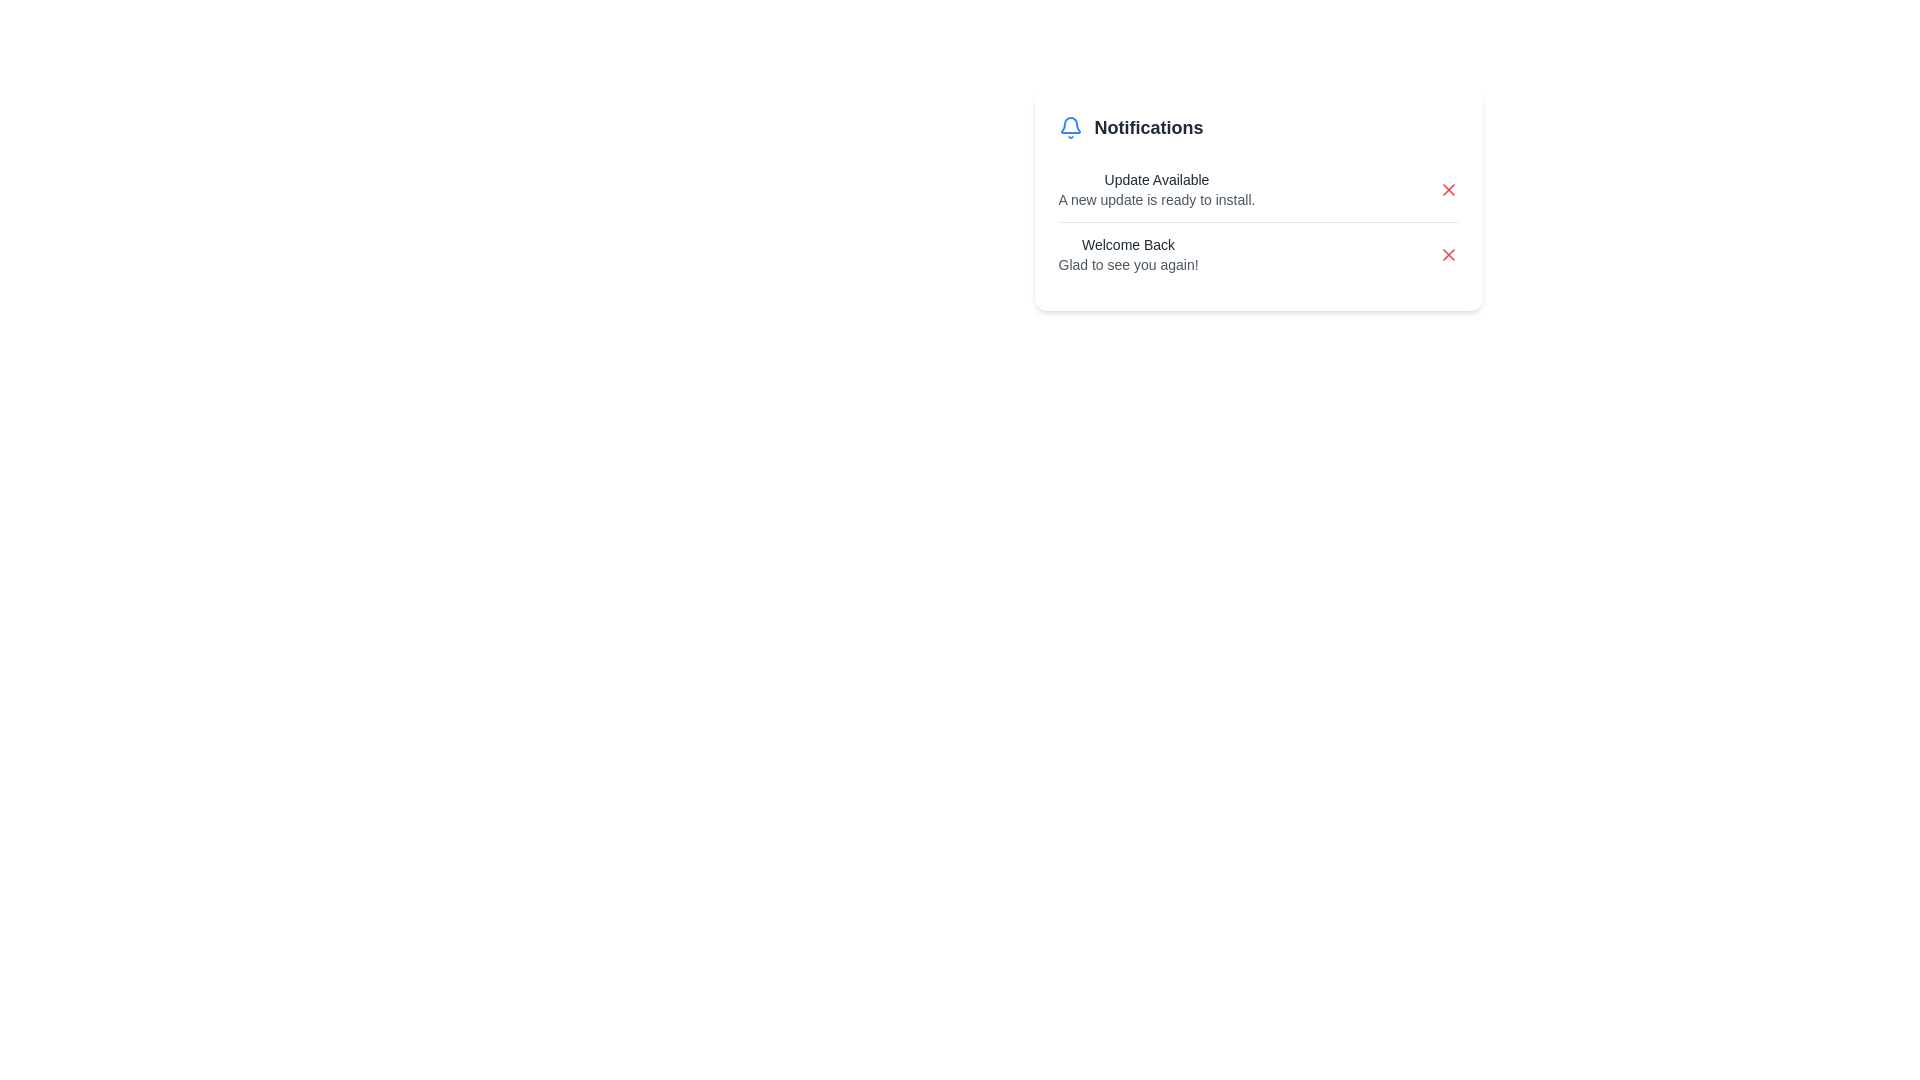 The image size is (1920, 1080). What do you see at coordinates (1257, 253) in the screenshot?
I see `the notification message welcoming the user back, which is the second item in the notification card` at bounding box center [1257, 253].